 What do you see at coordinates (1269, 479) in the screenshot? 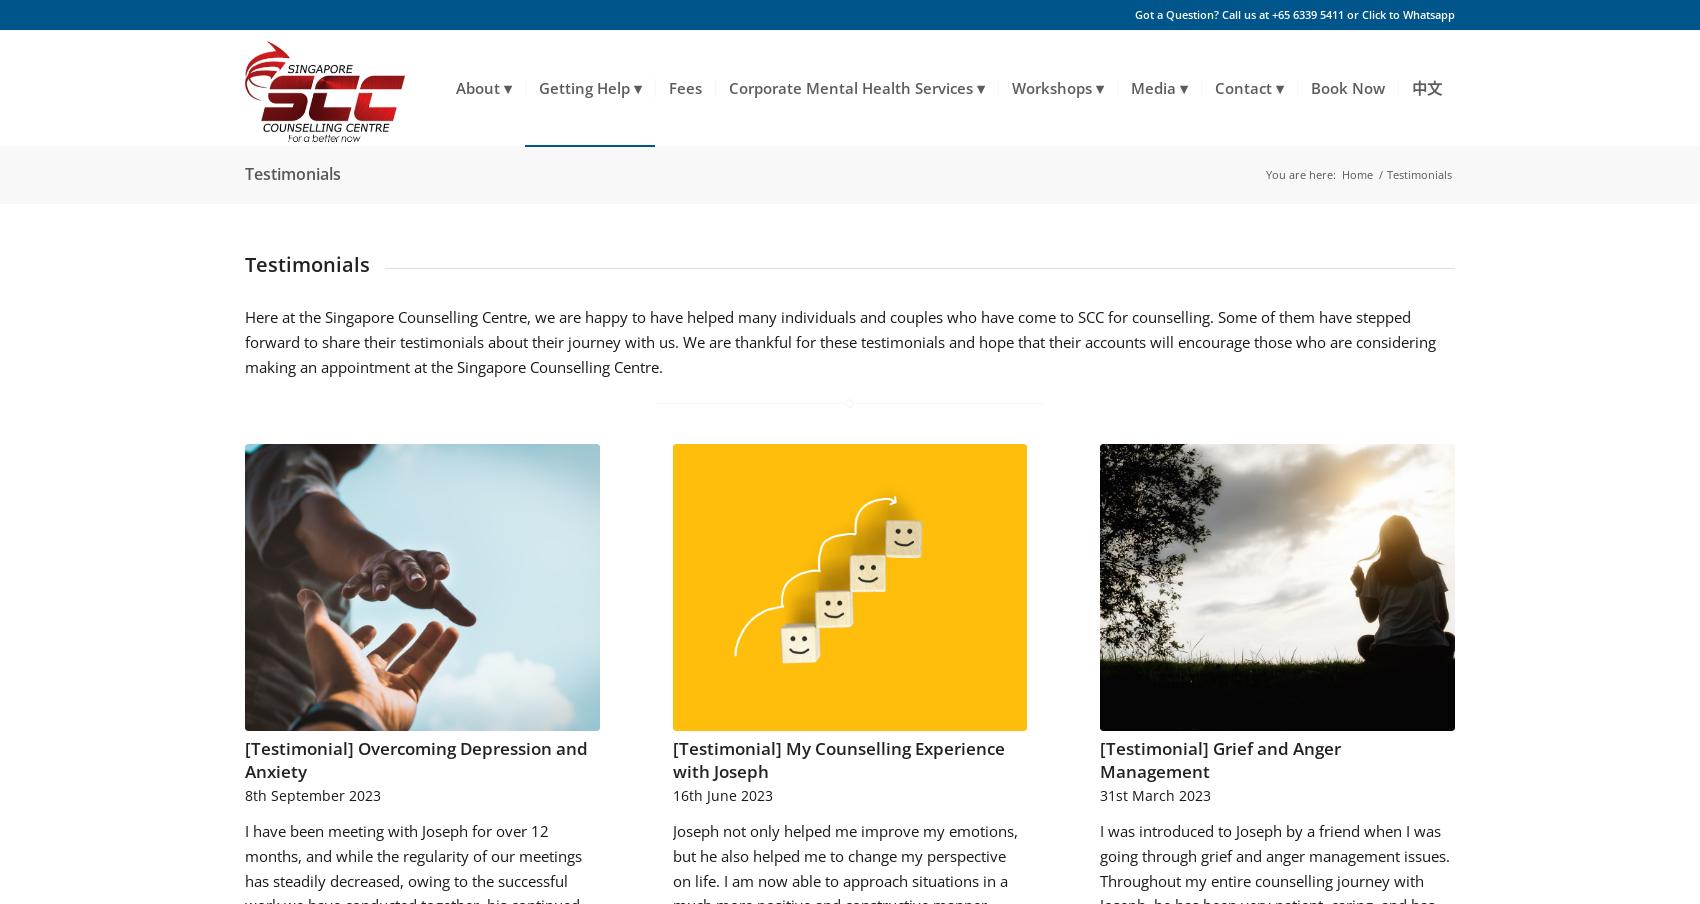
I see `'https://scc.sg/e/wp-content/uploads/2023/03/solitude-copy-women-sorrow-casual-lonely-scaled.jpg'` at bounding box center [1269, 479].